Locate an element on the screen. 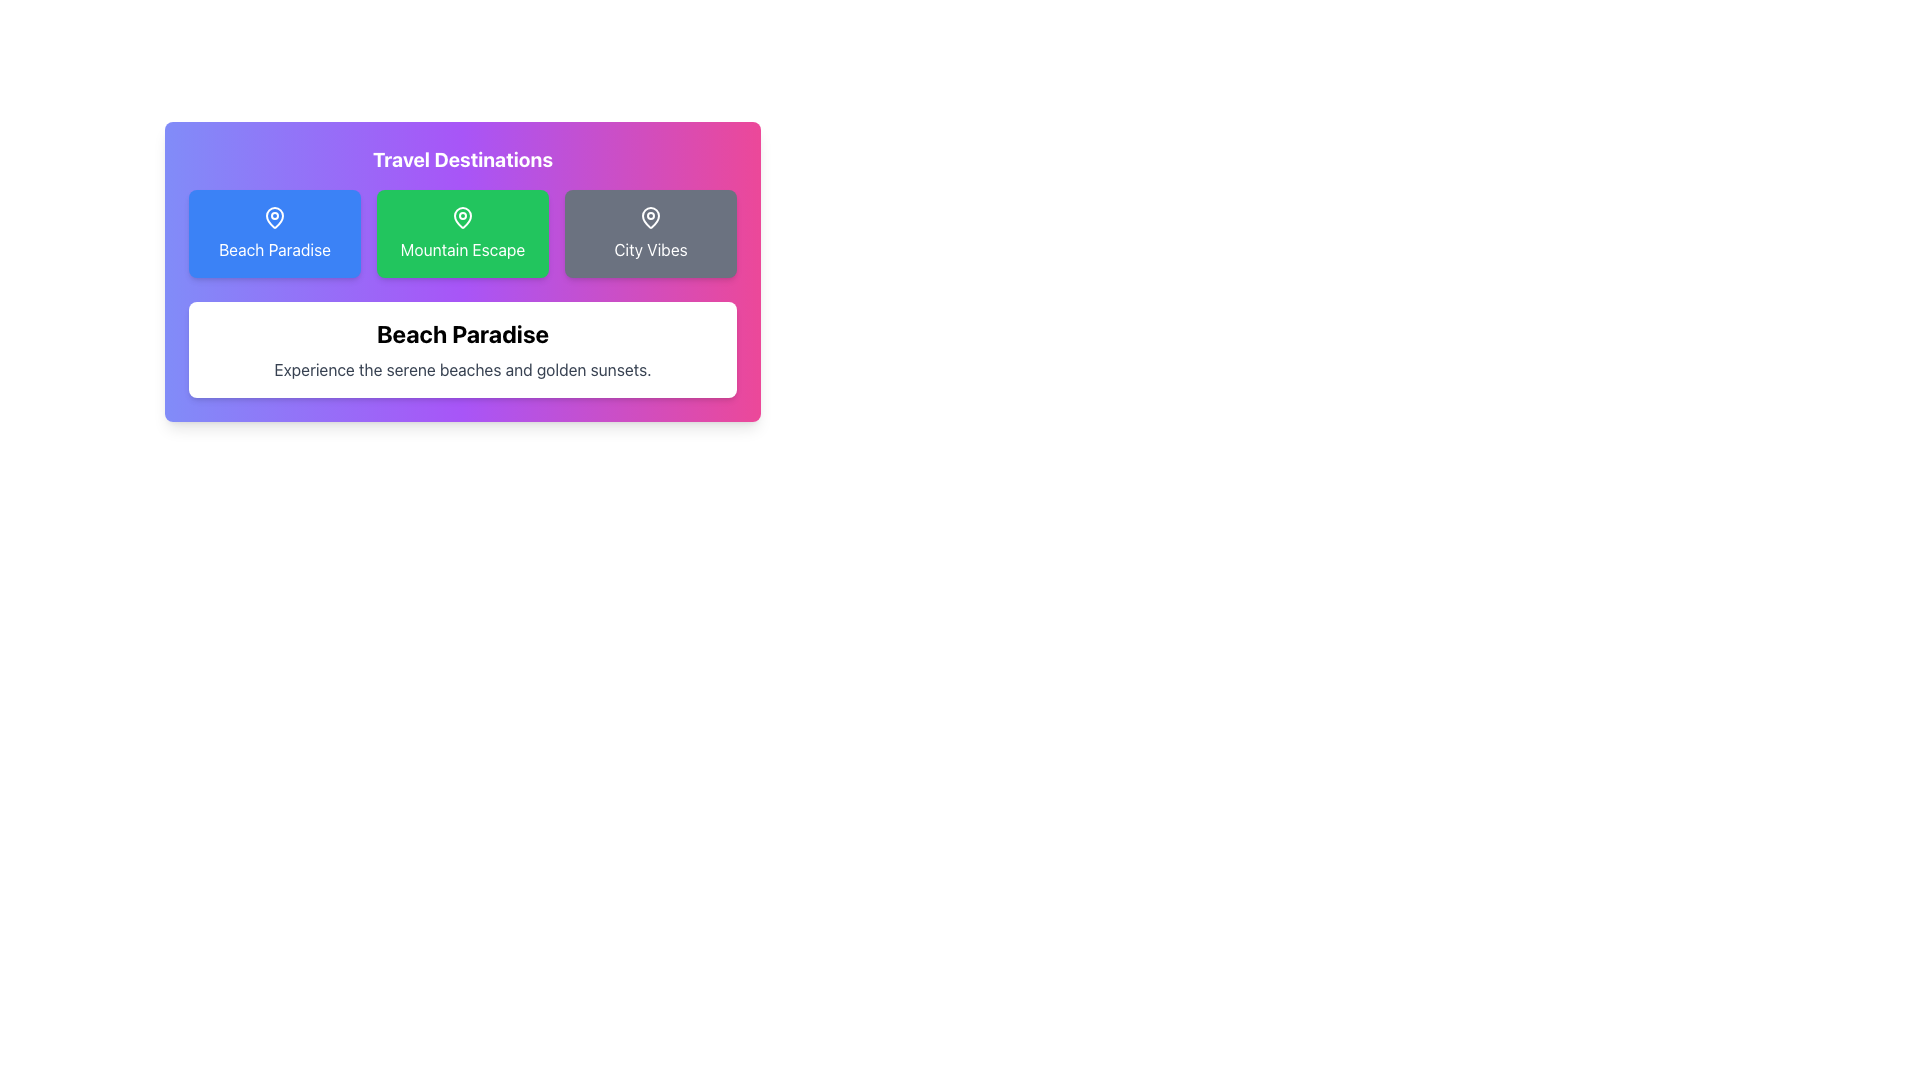 This screenshot has height=1080, width=1920. the rounded rectangular button labeled 'City Vibes' with a gray background and a white map pin icon above the text is located at coordinates (651, 233).